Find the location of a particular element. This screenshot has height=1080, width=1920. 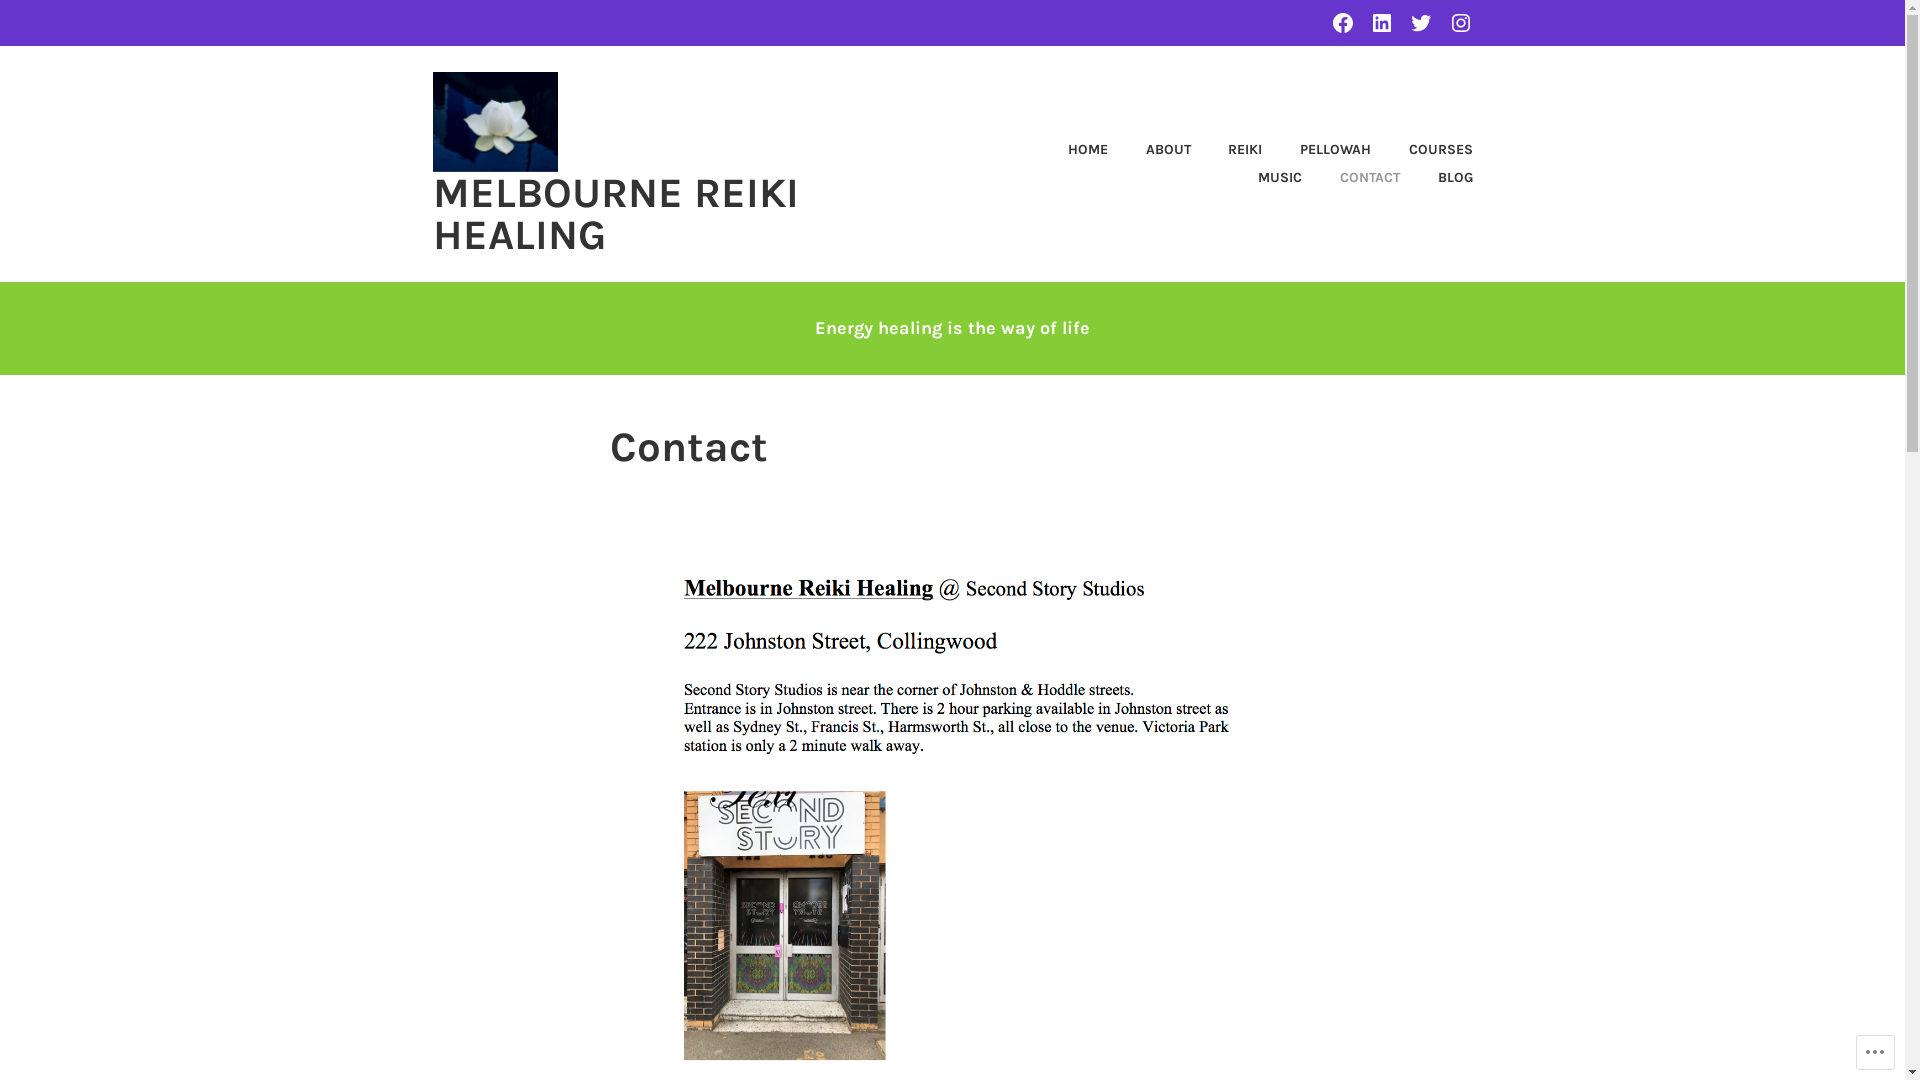

'MELBOURNE REIKI HEALING' is located at coordinates (431, 213).